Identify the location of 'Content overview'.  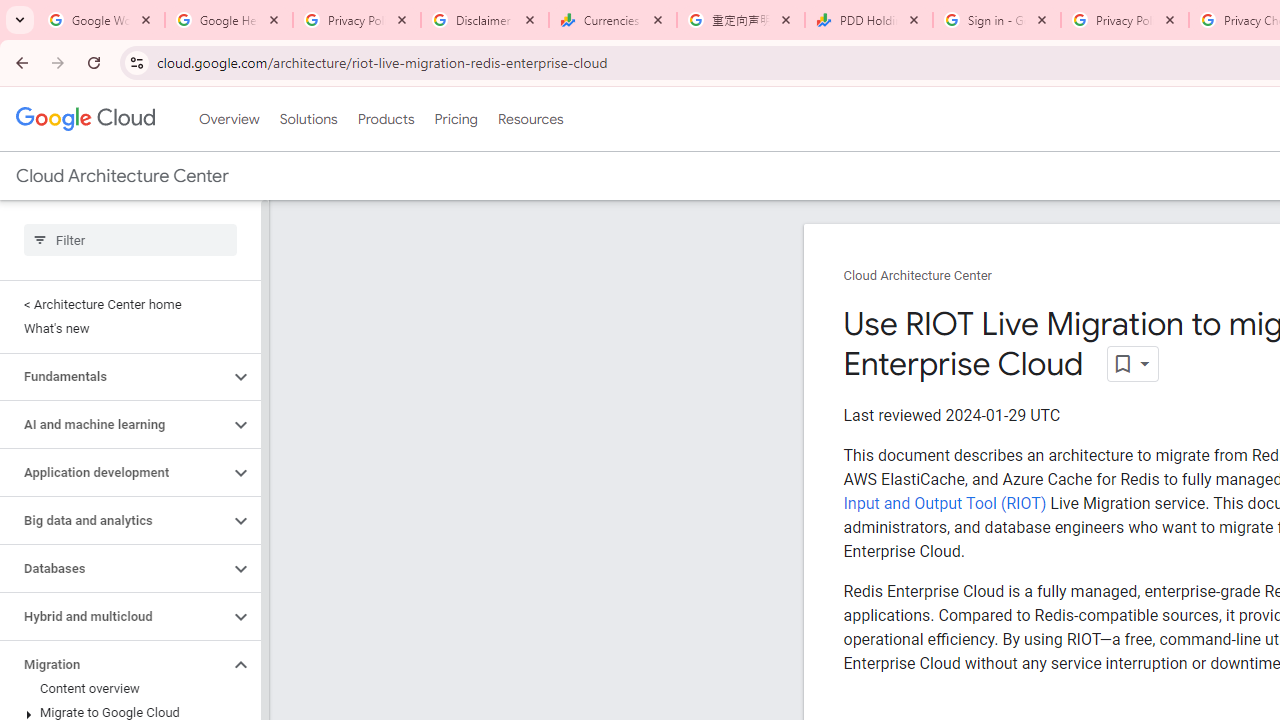
(125, 688).